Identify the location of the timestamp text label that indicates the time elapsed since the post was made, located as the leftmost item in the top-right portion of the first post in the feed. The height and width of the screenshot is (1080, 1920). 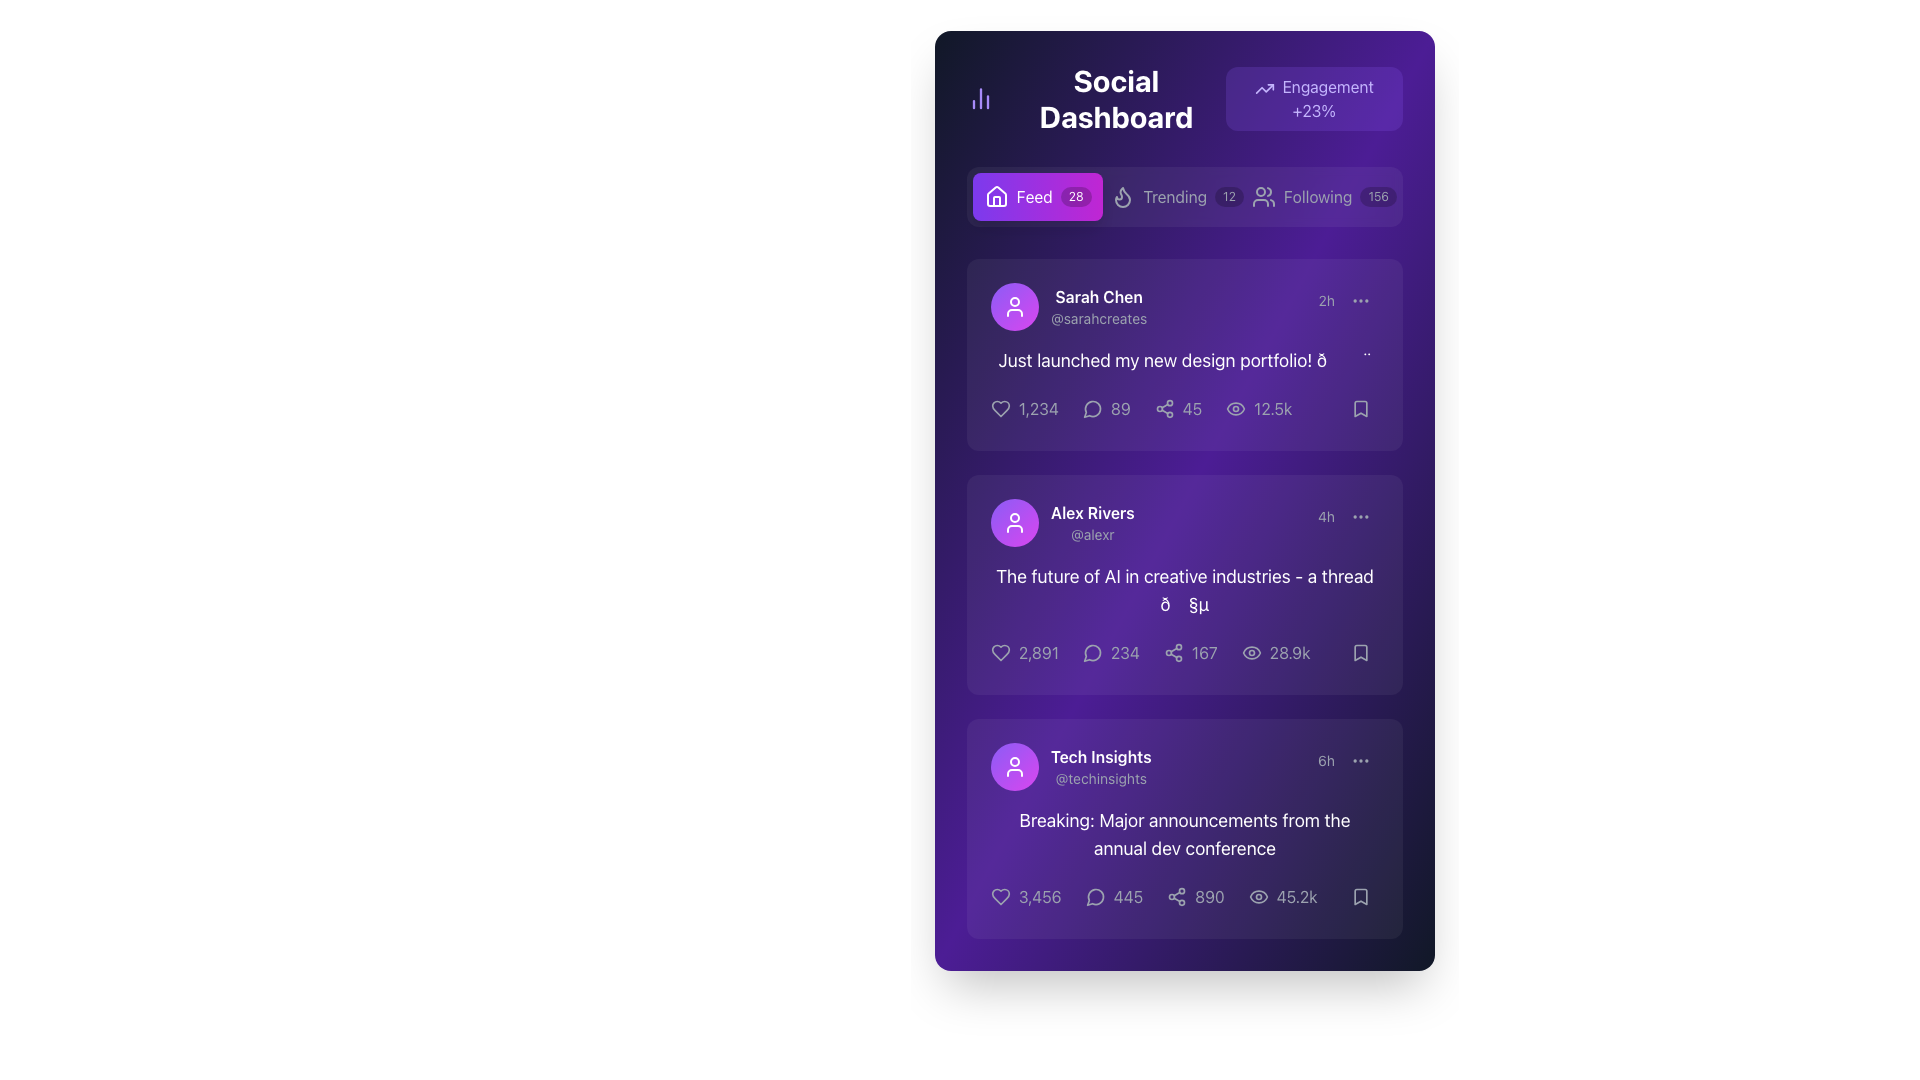
(1326, 300).